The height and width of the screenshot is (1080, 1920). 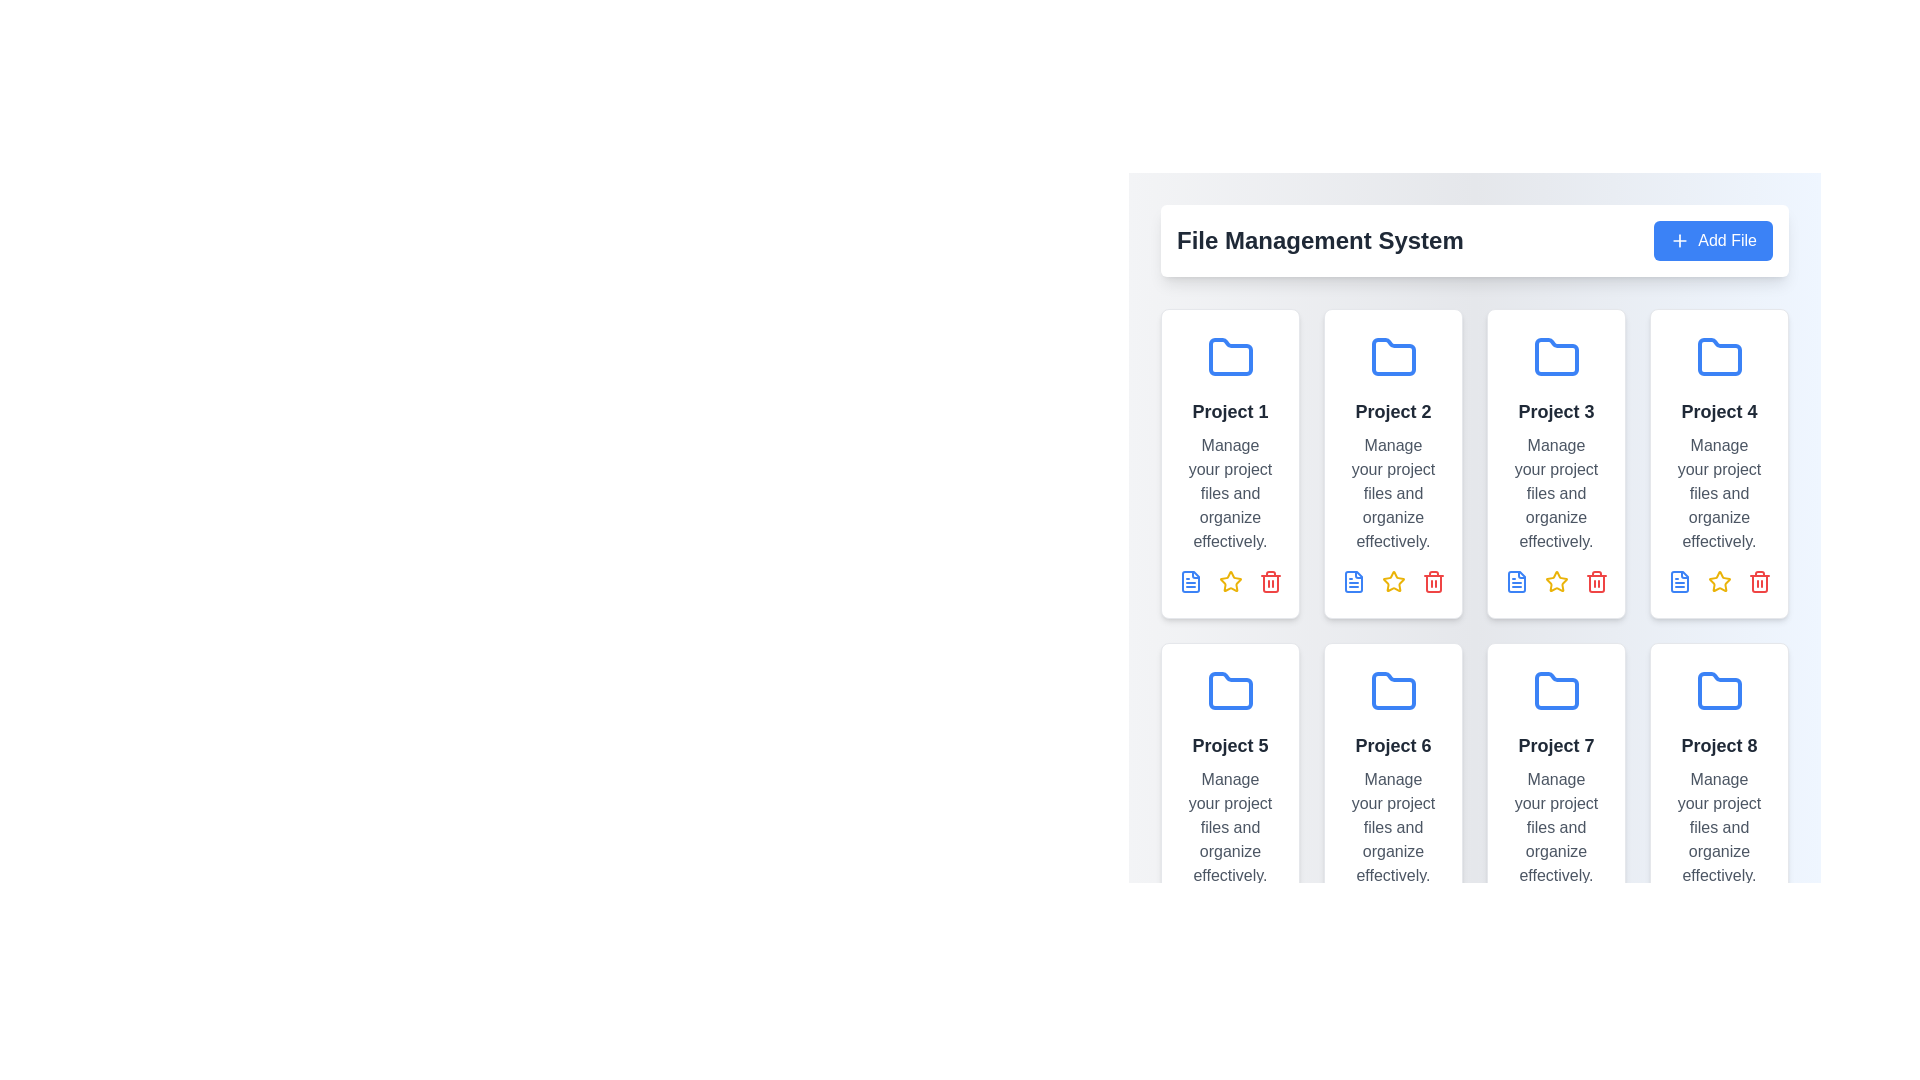 I want to click on the non-interactive document icon representing 'Project 1' located in the top-left corner of the icon cluster beneath the title text 'Project 1', so click(x=1190, y=582).